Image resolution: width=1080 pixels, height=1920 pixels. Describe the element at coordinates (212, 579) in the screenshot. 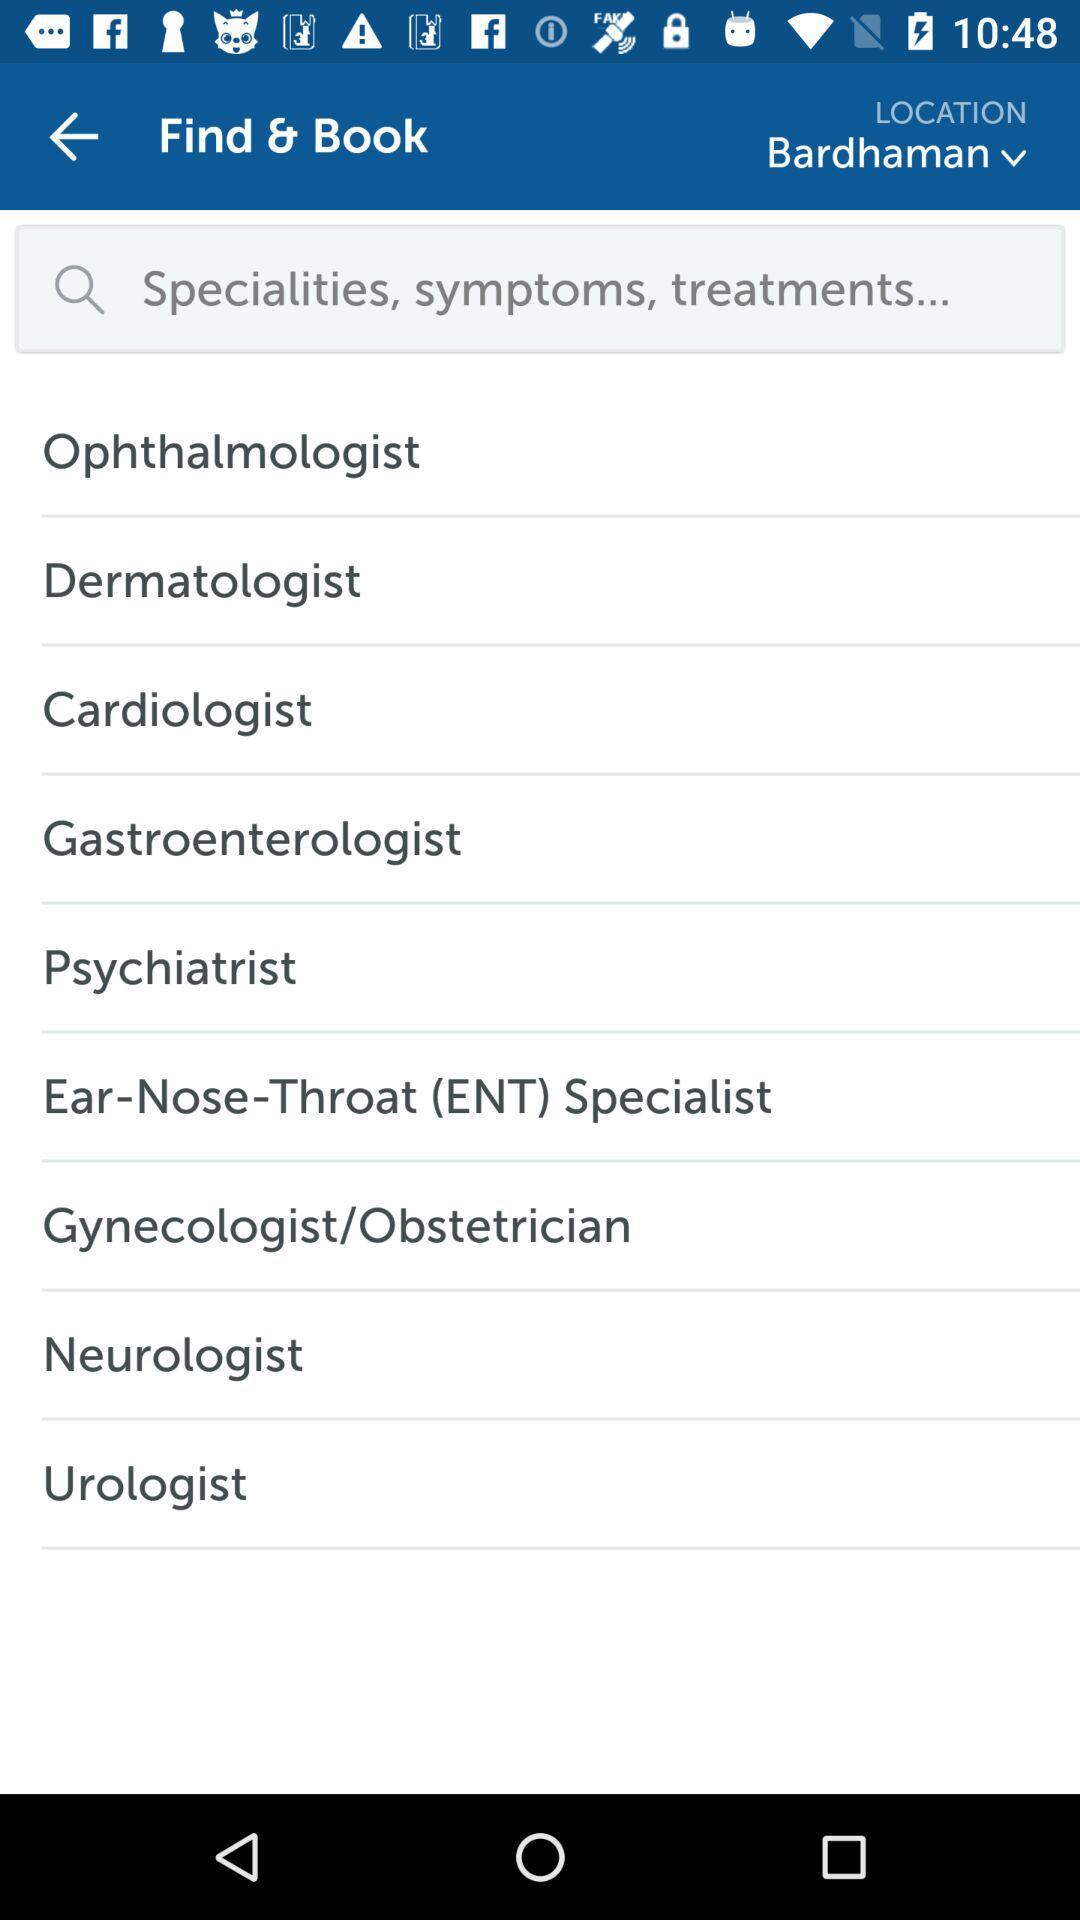

I see `icon above cardiologist icon` at that location.